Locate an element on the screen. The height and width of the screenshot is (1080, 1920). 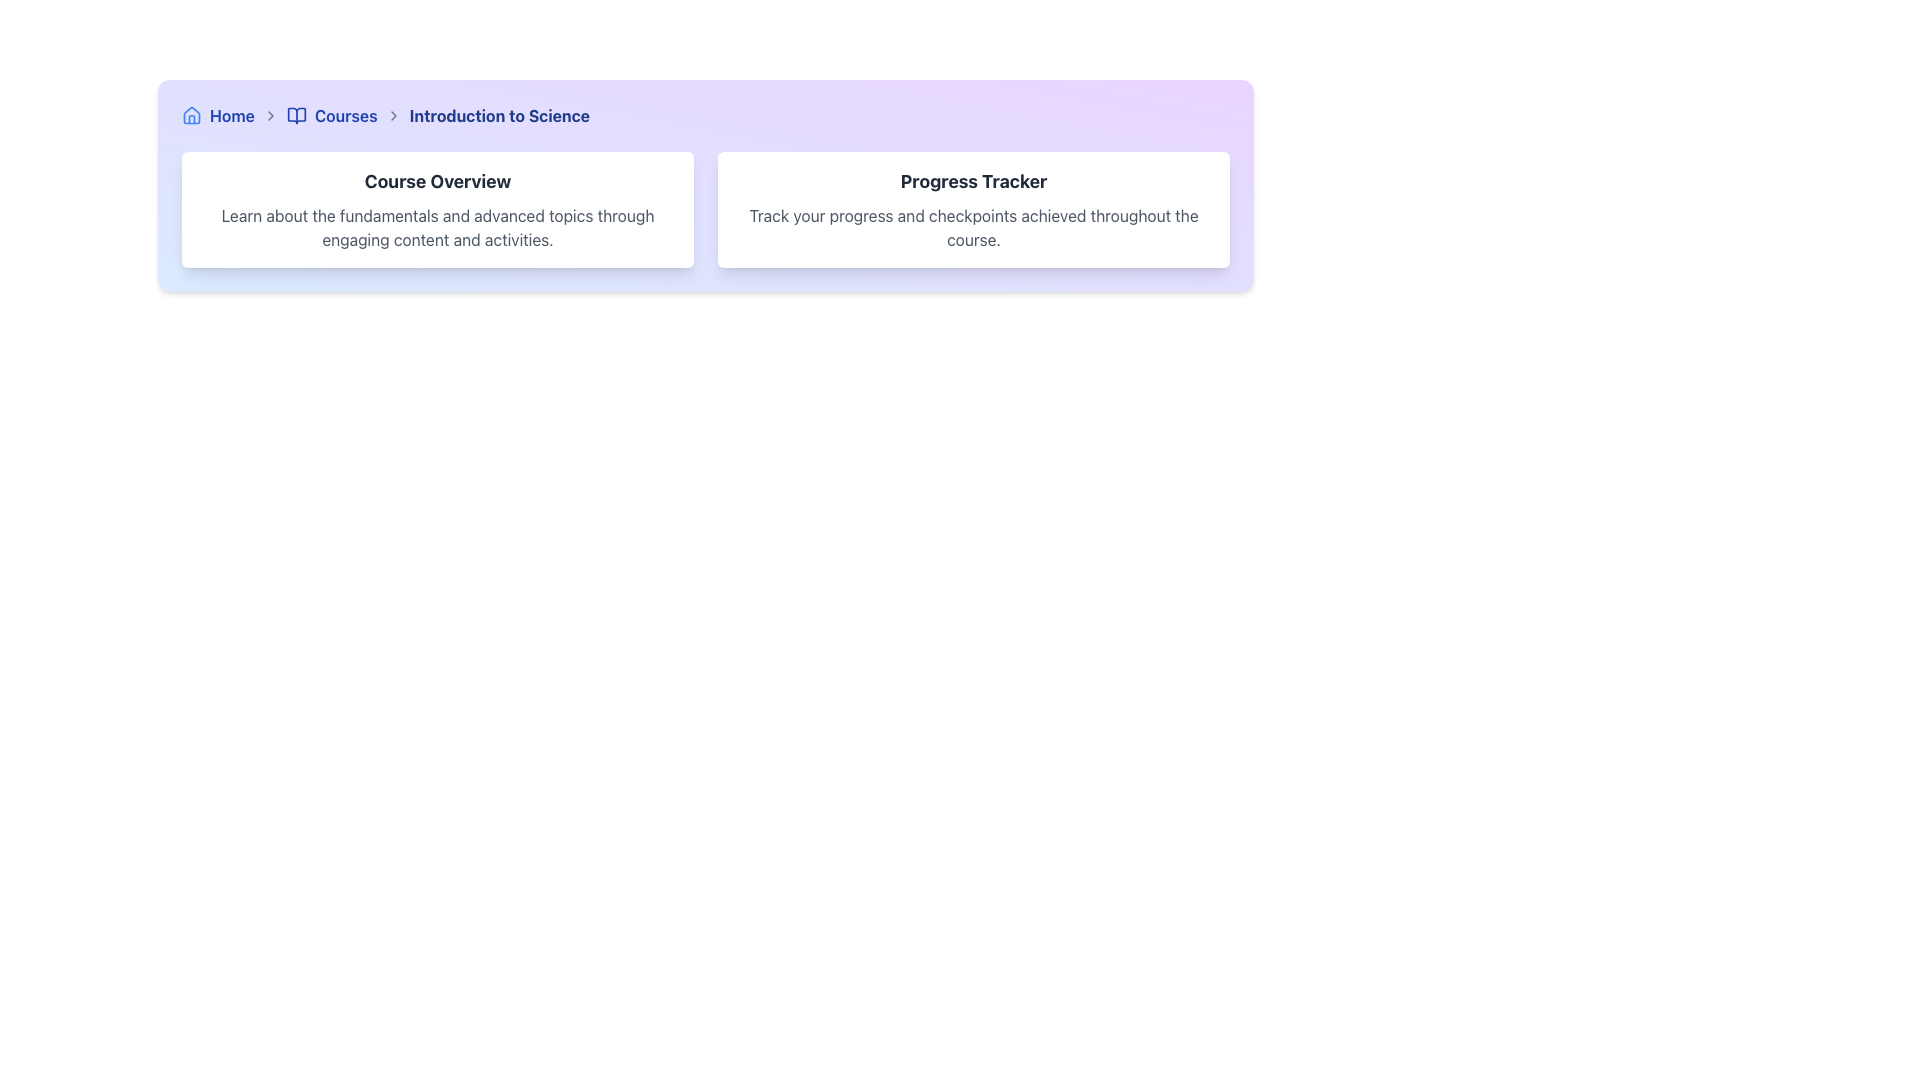
the Text Label that serves as a title or heading for the section, positioned above the description text 'Track your progress and checkpoints achieved throughout the course.' is located at coordinates (974, 181).